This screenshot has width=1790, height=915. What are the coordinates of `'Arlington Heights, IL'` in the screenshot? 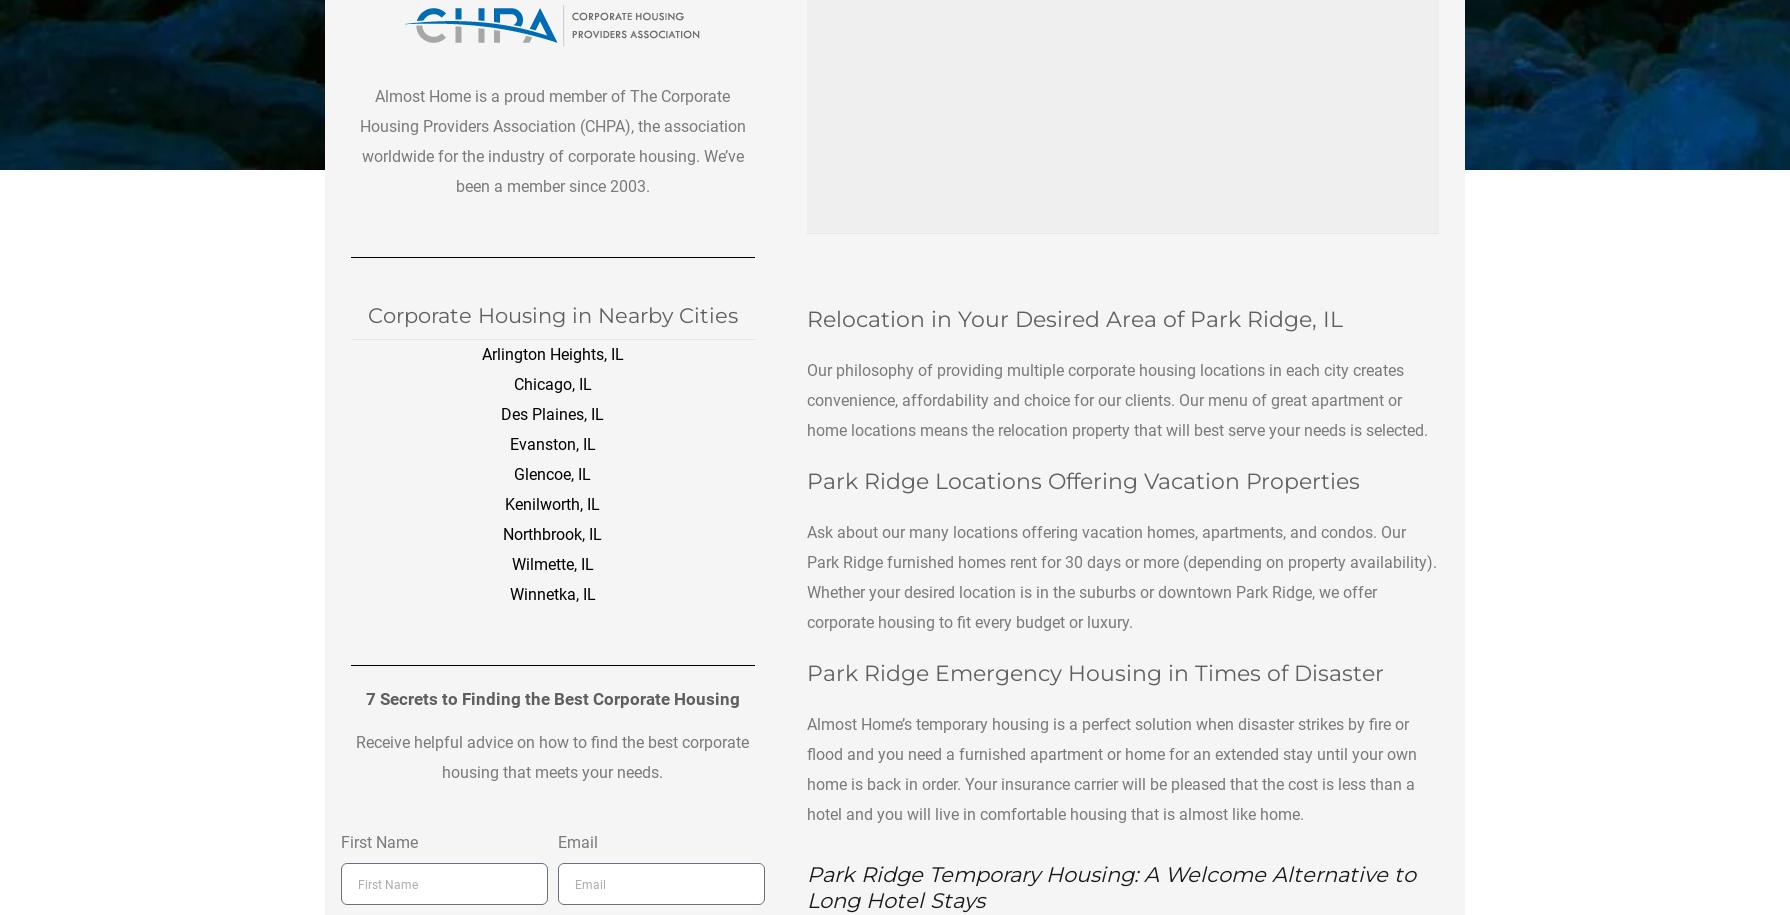 It's located at (551, 353).